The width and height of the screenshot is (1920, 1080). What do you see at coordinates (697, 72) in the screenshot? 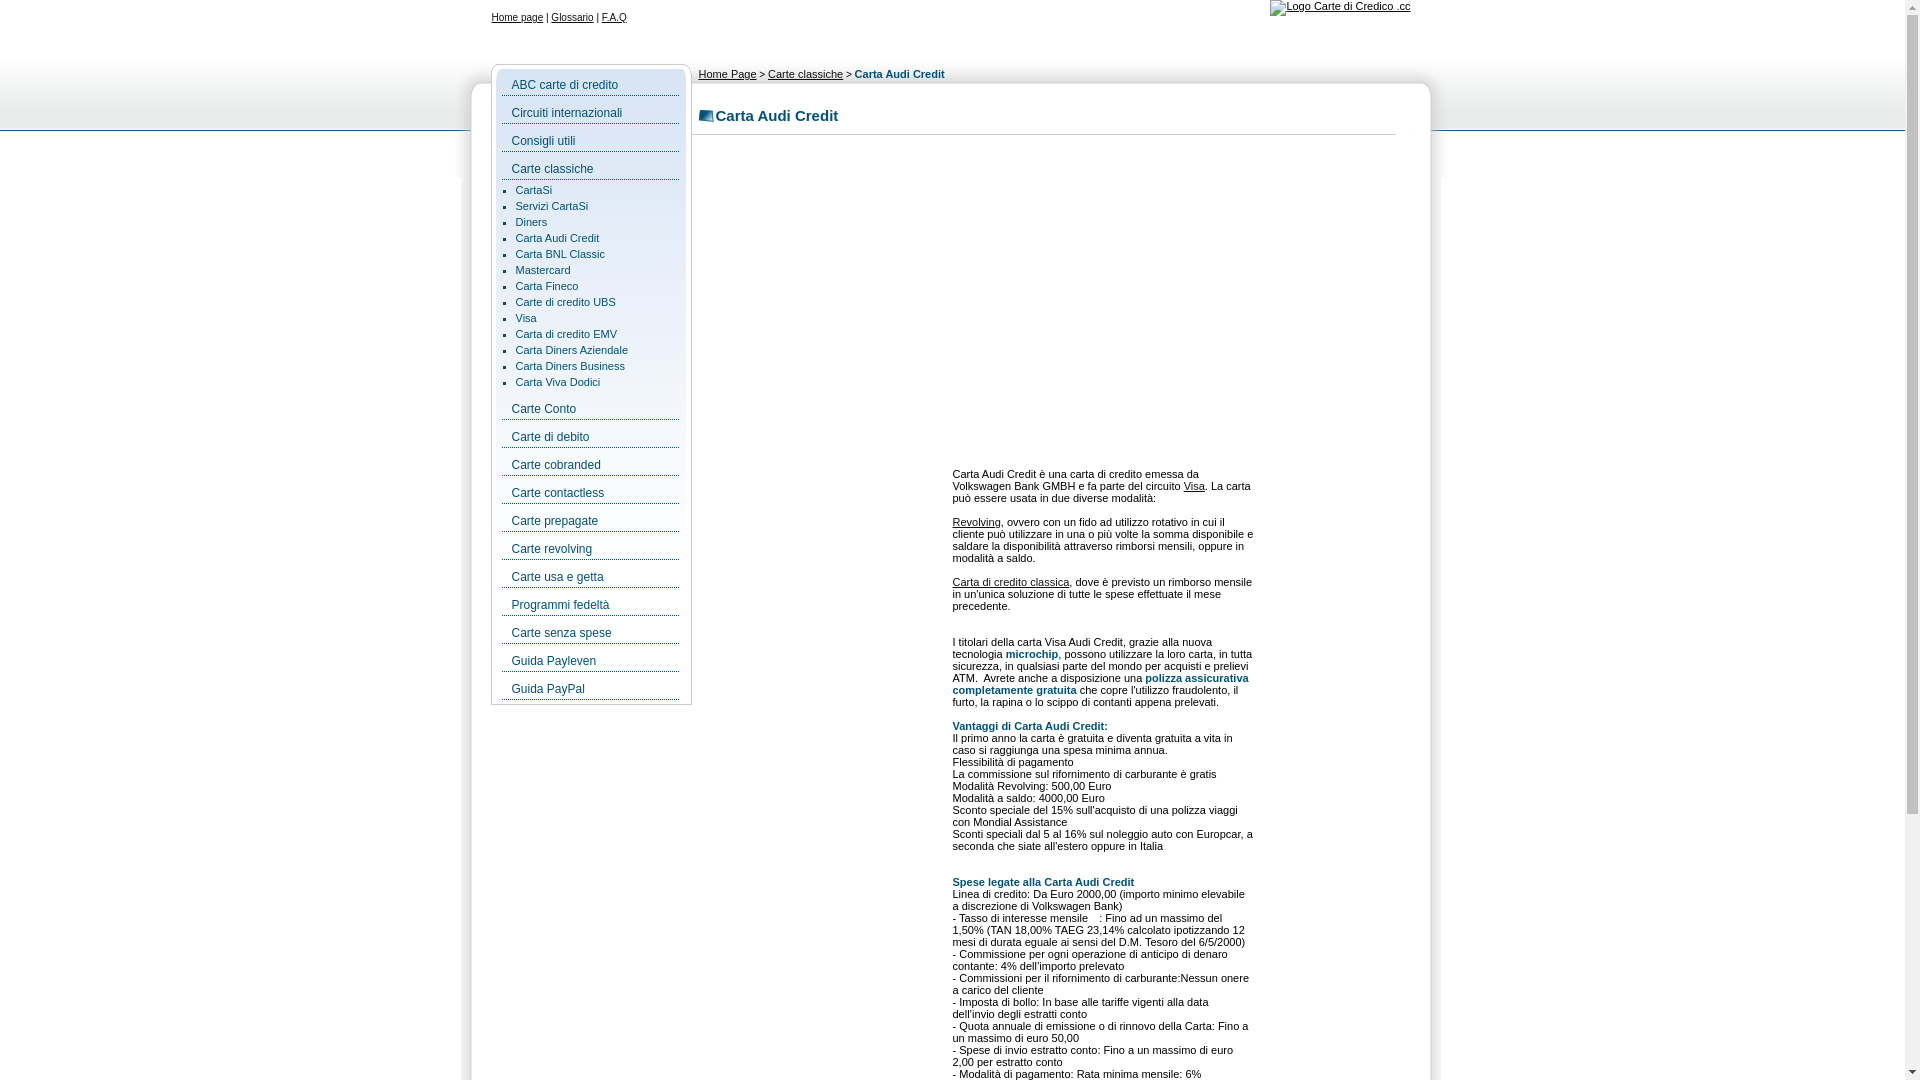
I see `'Home Page'` at bounding box center [697, 72].